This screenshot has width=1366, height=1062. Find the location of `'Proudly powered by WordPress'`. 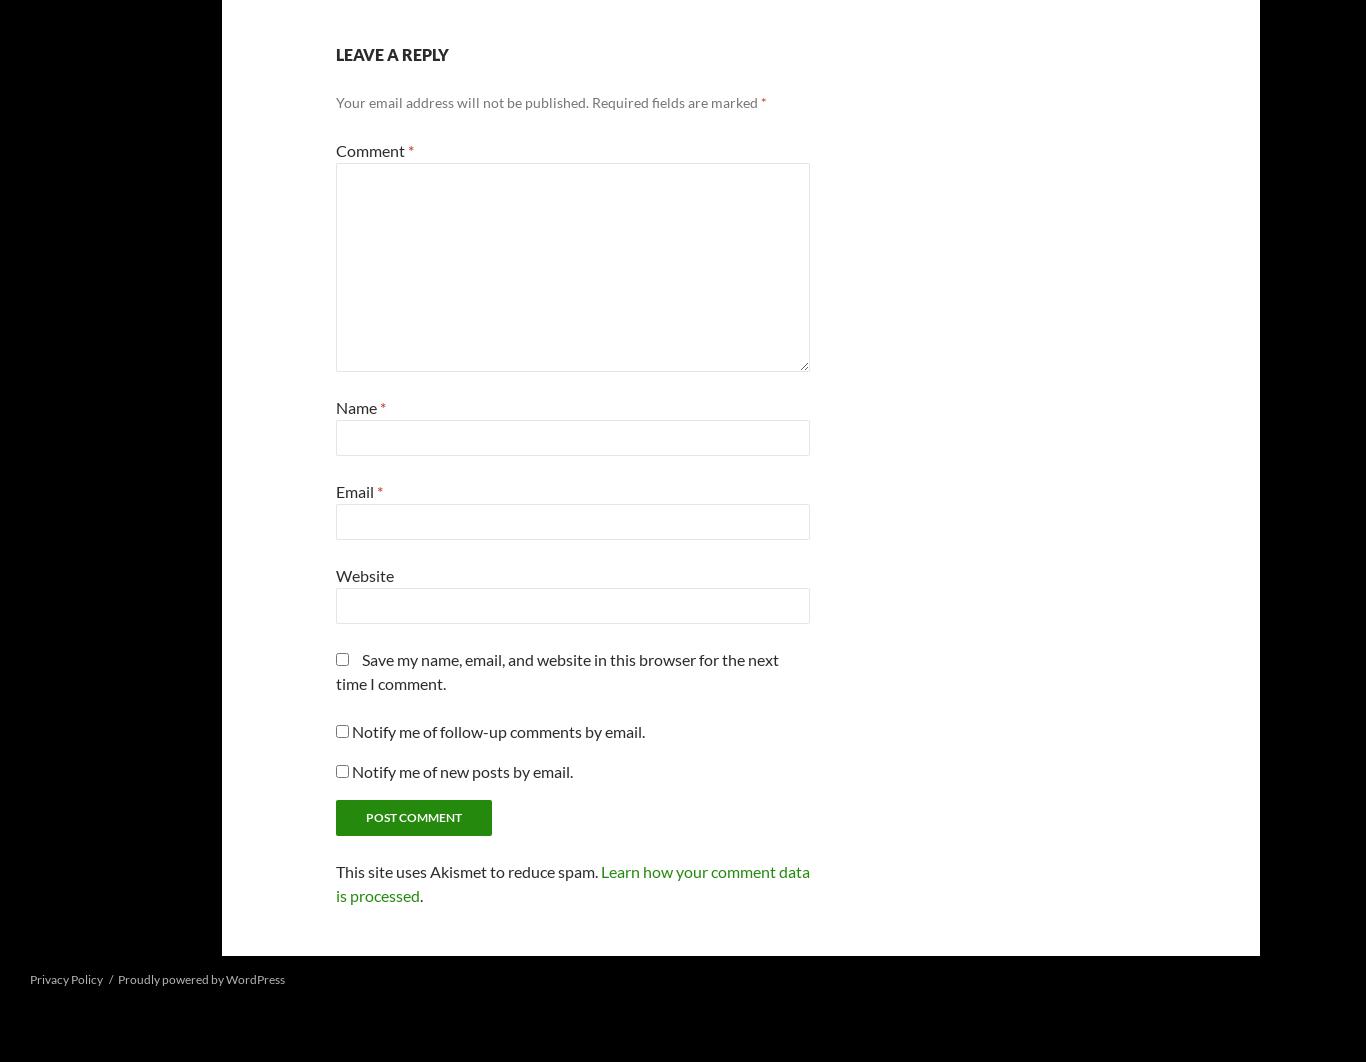

'Proudly powered by WordPress' is located at coordinates (117, 978).